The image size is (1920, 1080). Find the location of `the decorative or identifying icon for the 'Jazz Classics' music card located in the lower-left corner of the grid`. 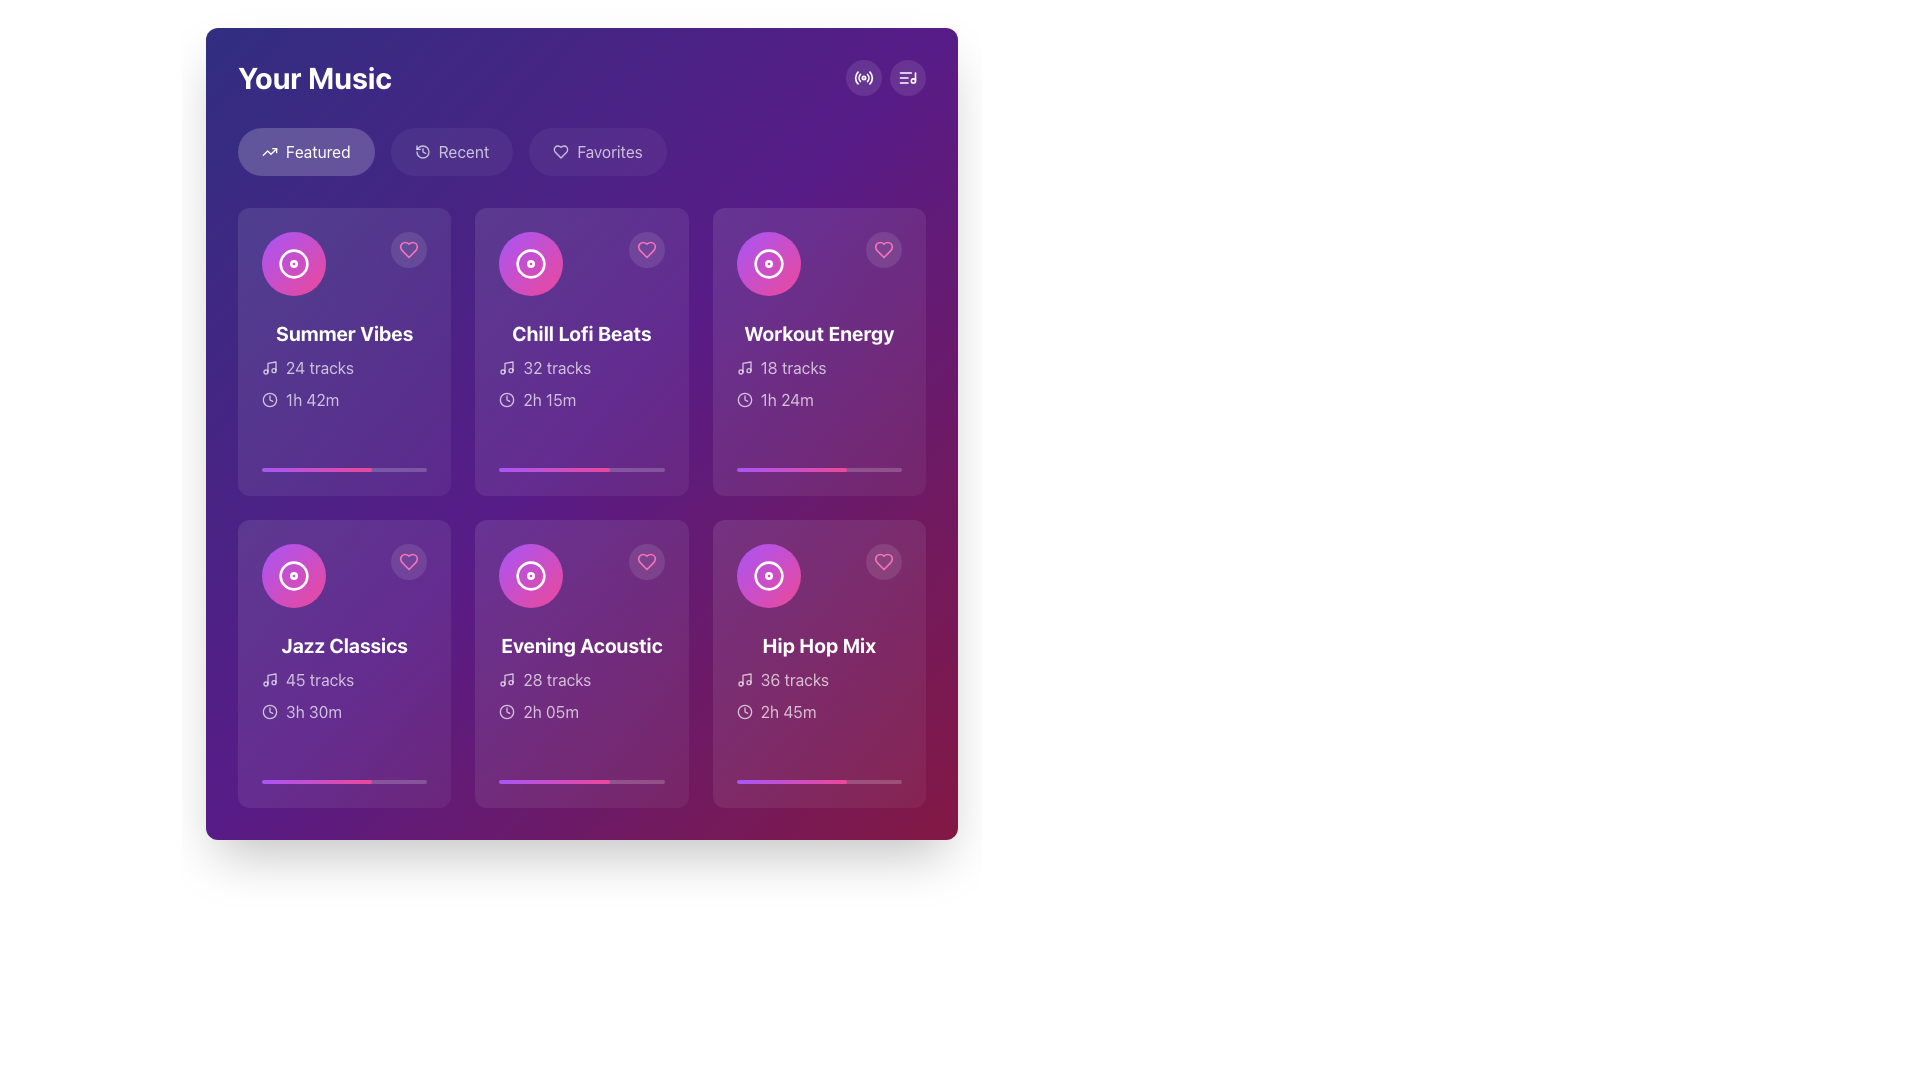

the decorative or identifying icon for the 'Jazz Classics' music card located in the lower-left corner of the grid is located at coordinates (292, 575).